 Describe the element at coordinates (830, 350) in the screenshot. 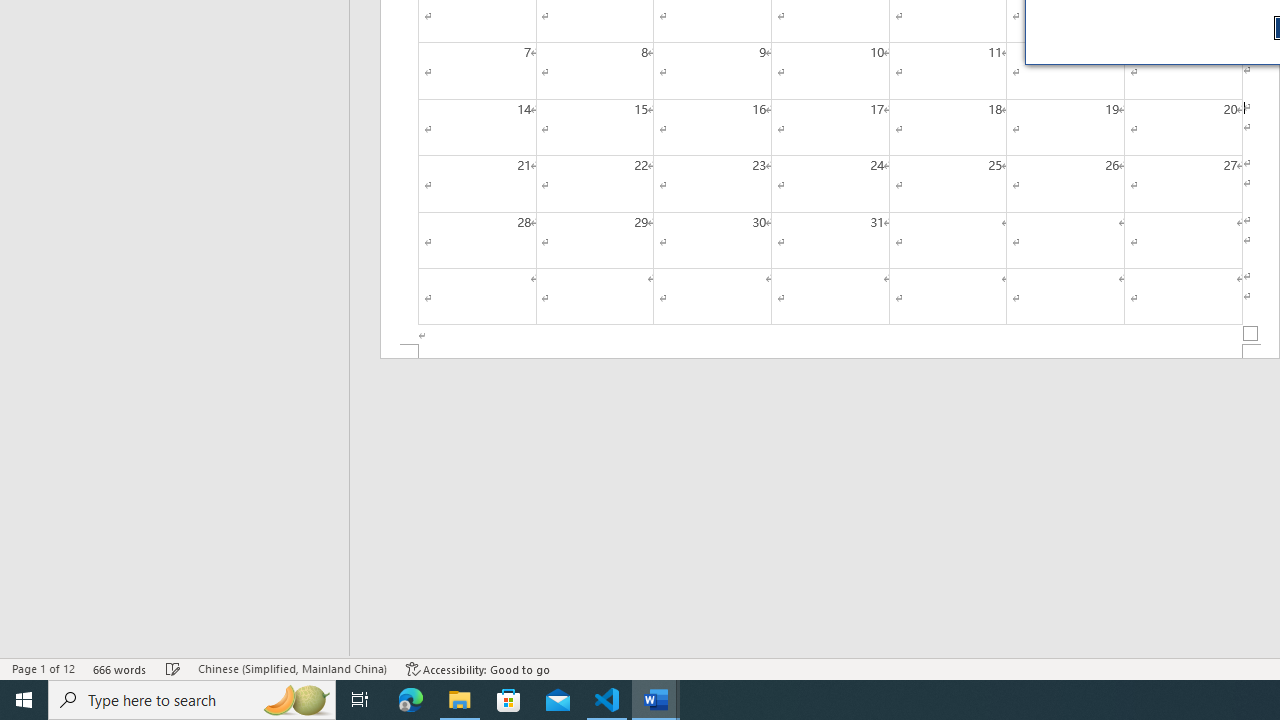

I see `'Footer -Section 1-'` at that location.